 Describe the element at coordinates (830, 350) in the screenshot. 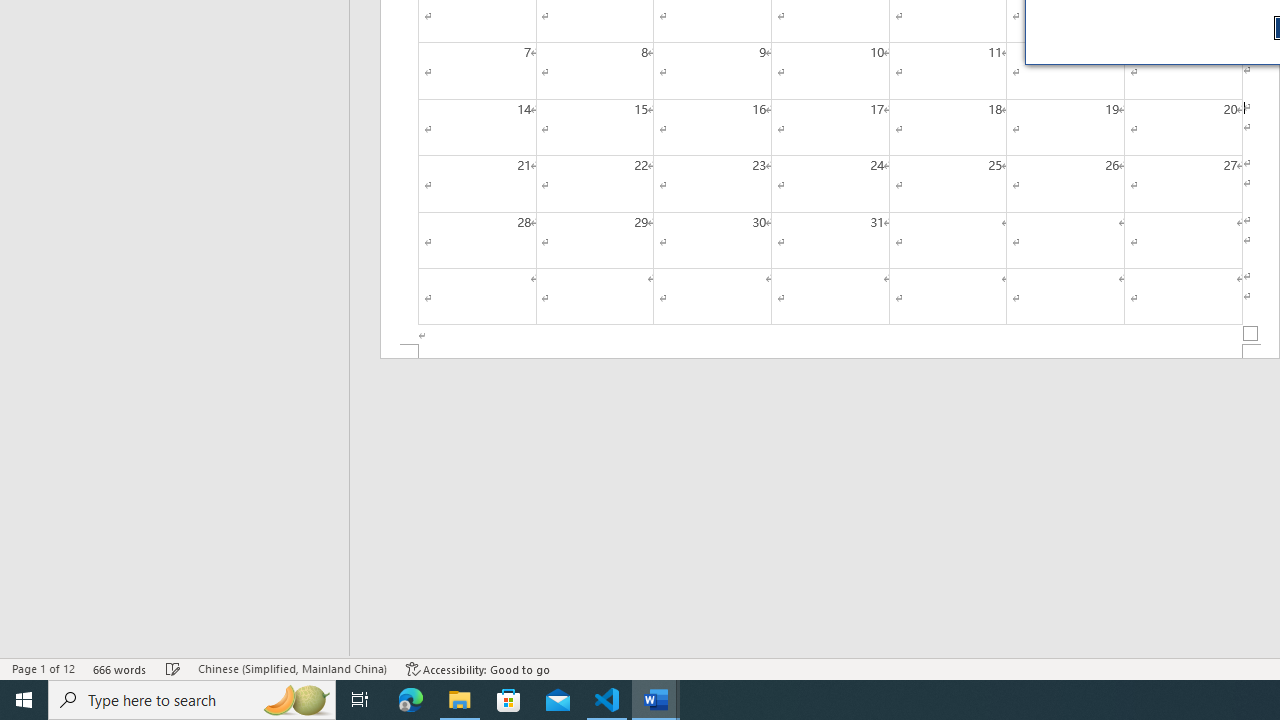

I see `'Footer -Section 1-'` at that location.